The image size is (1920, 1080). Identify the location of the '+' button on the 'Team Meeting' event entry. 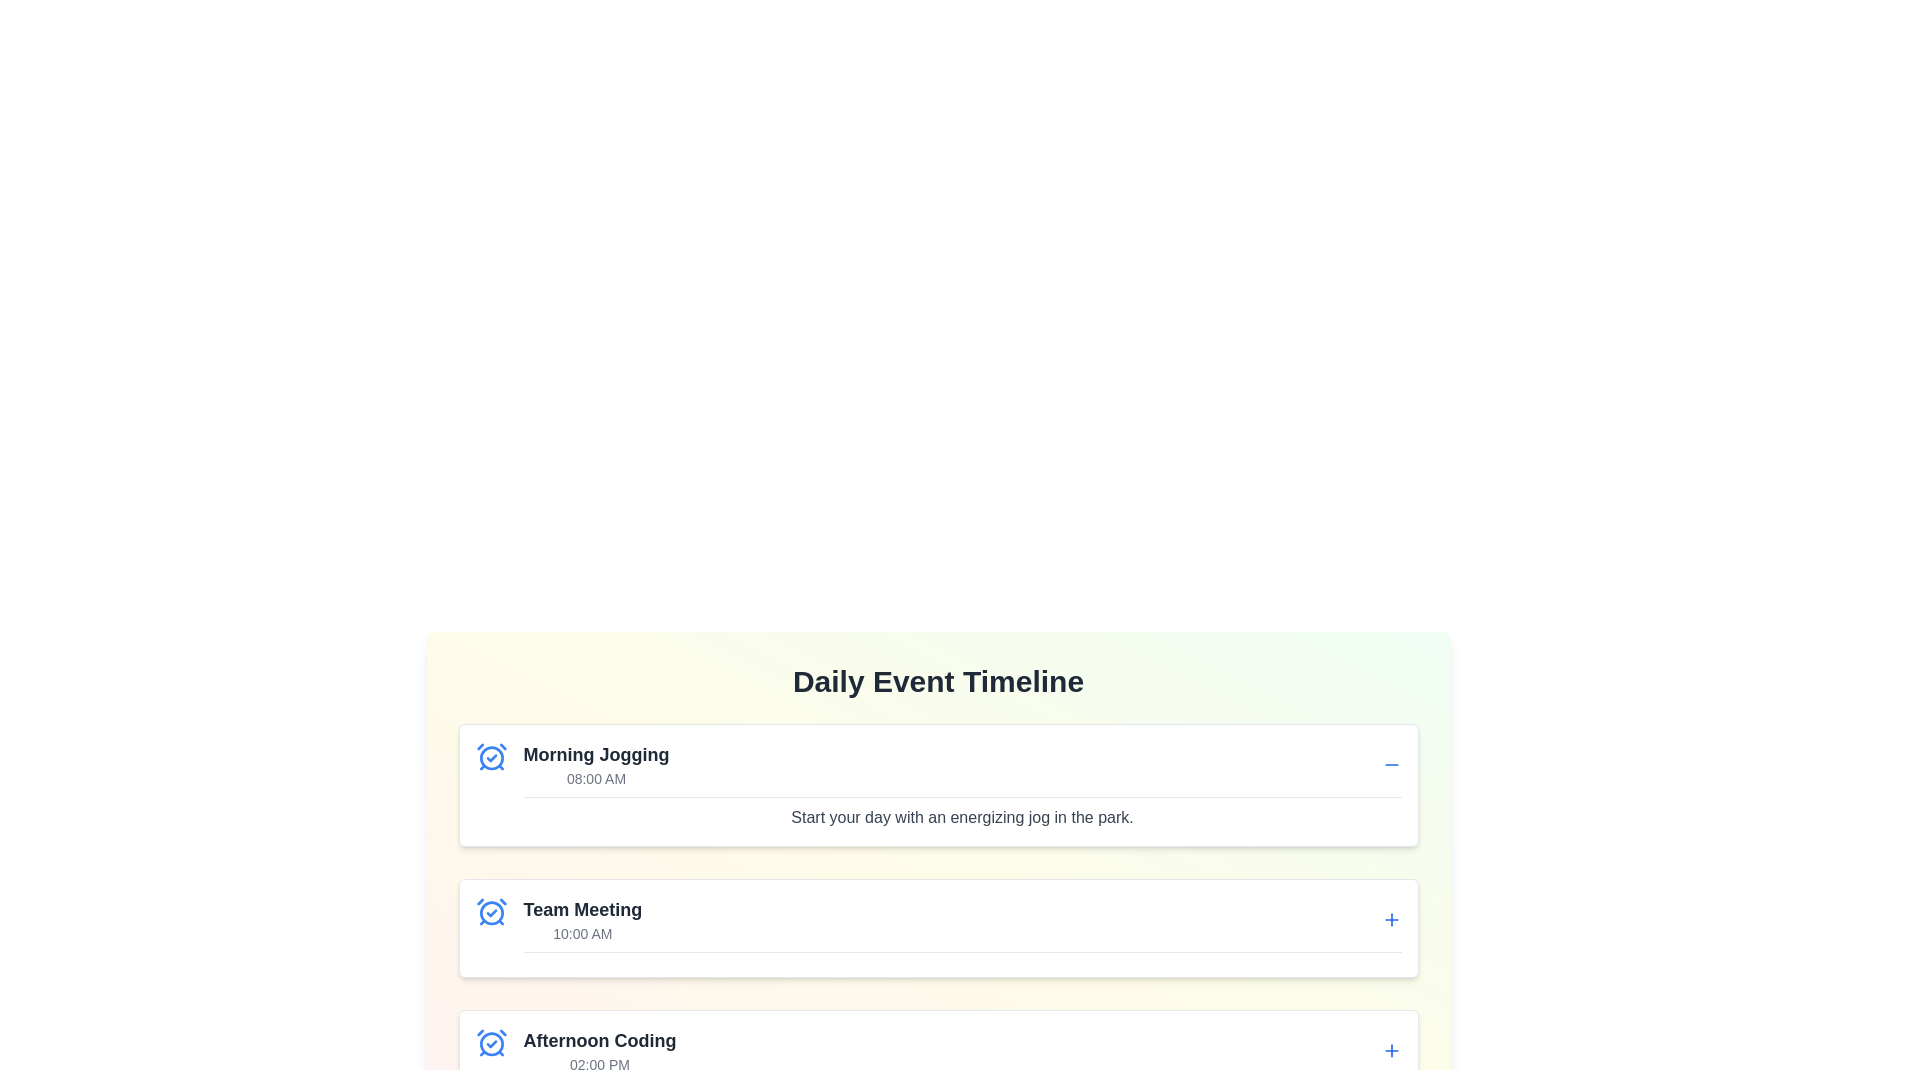
(937, 924).